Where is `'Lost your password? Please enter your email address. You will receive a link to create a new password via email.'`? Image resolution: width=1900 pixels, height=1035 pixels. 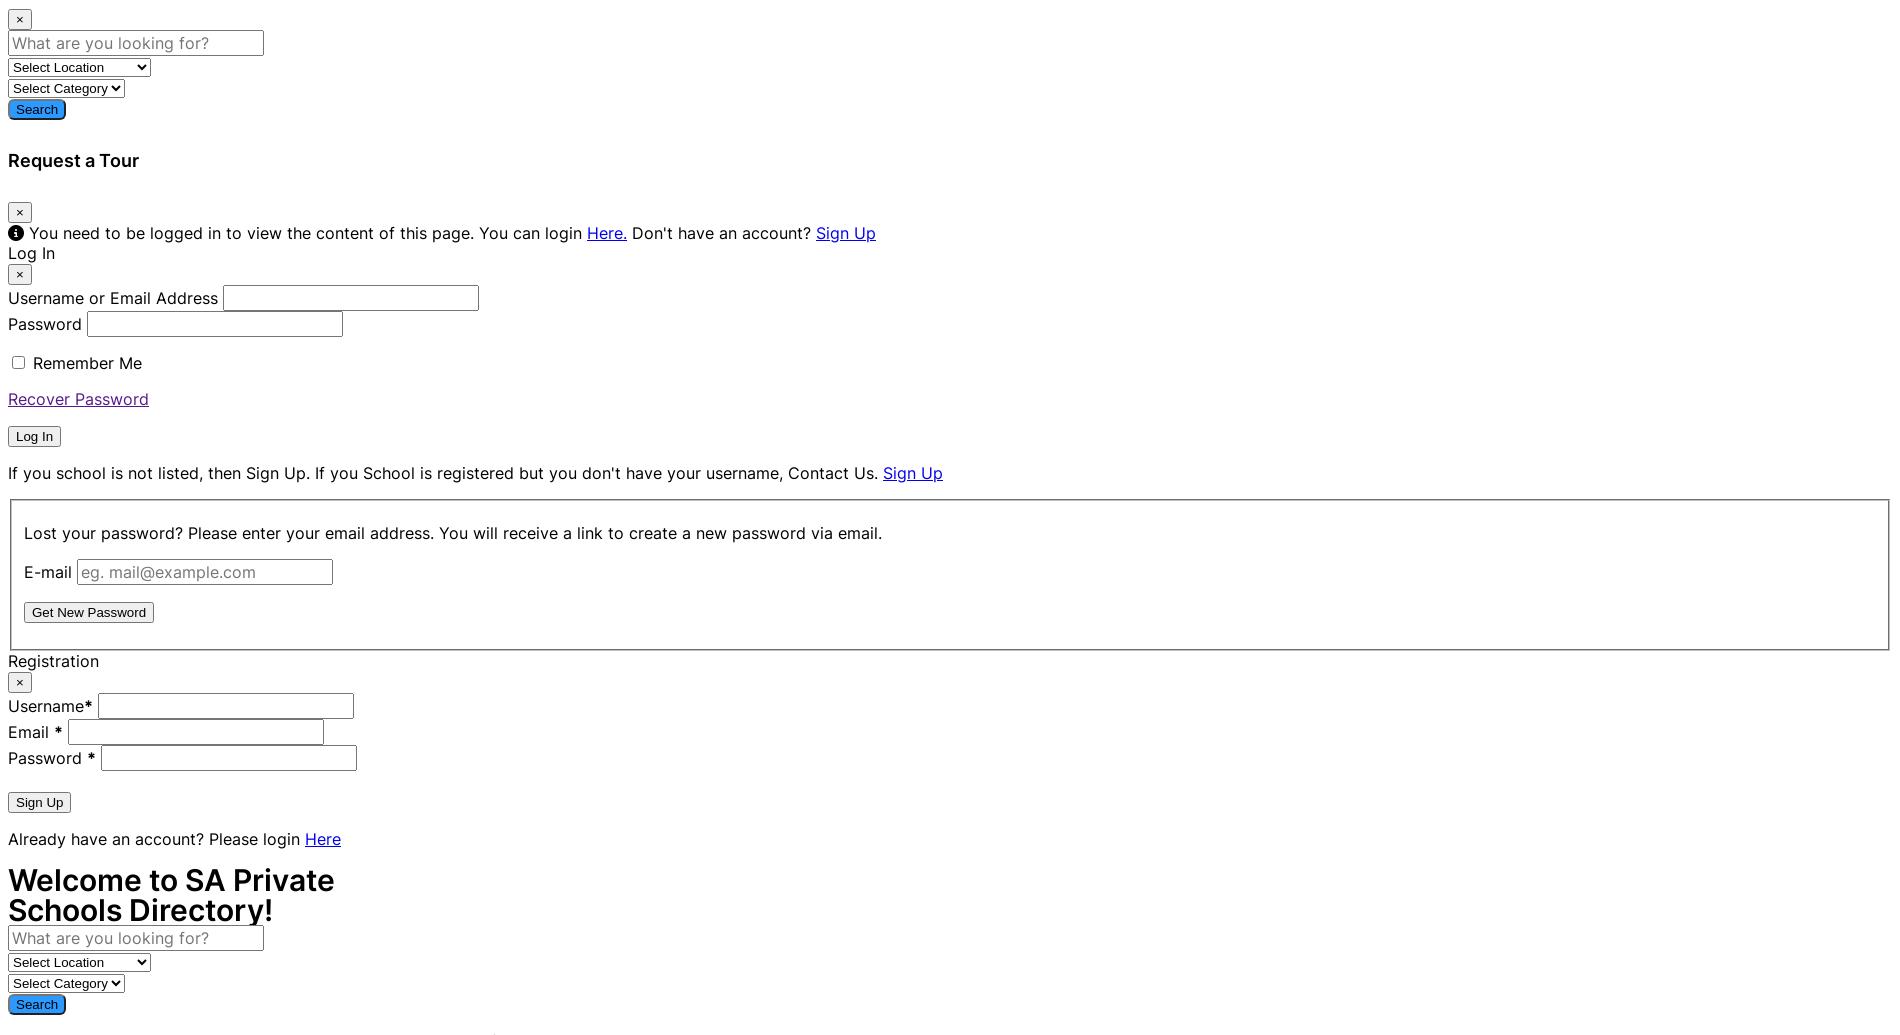 'Lost your password? Please enter your email address. You will receive a link to create a new password via email.' is located at coordinates (23, 530).